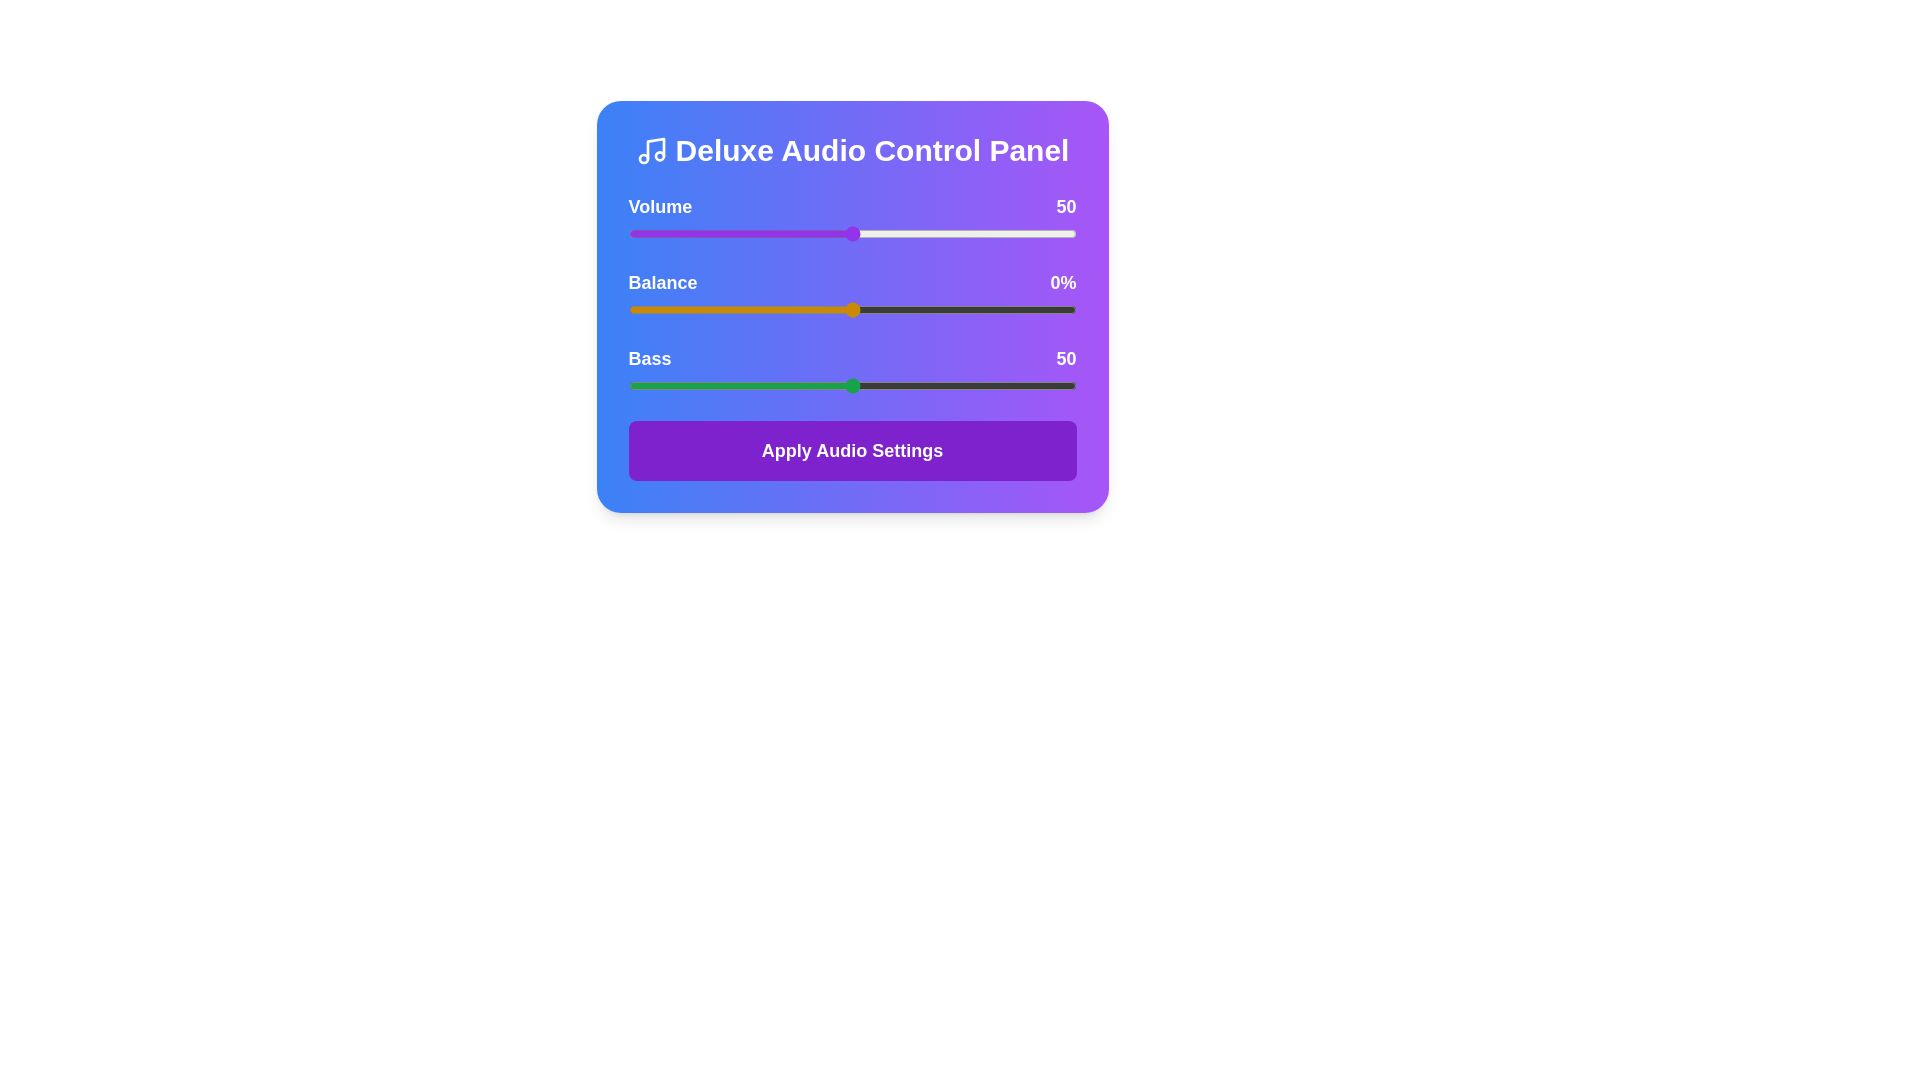  What do you see at coordinates (797, 309) in the screenshot?
I see `balance` at bounding box center [797, 309].